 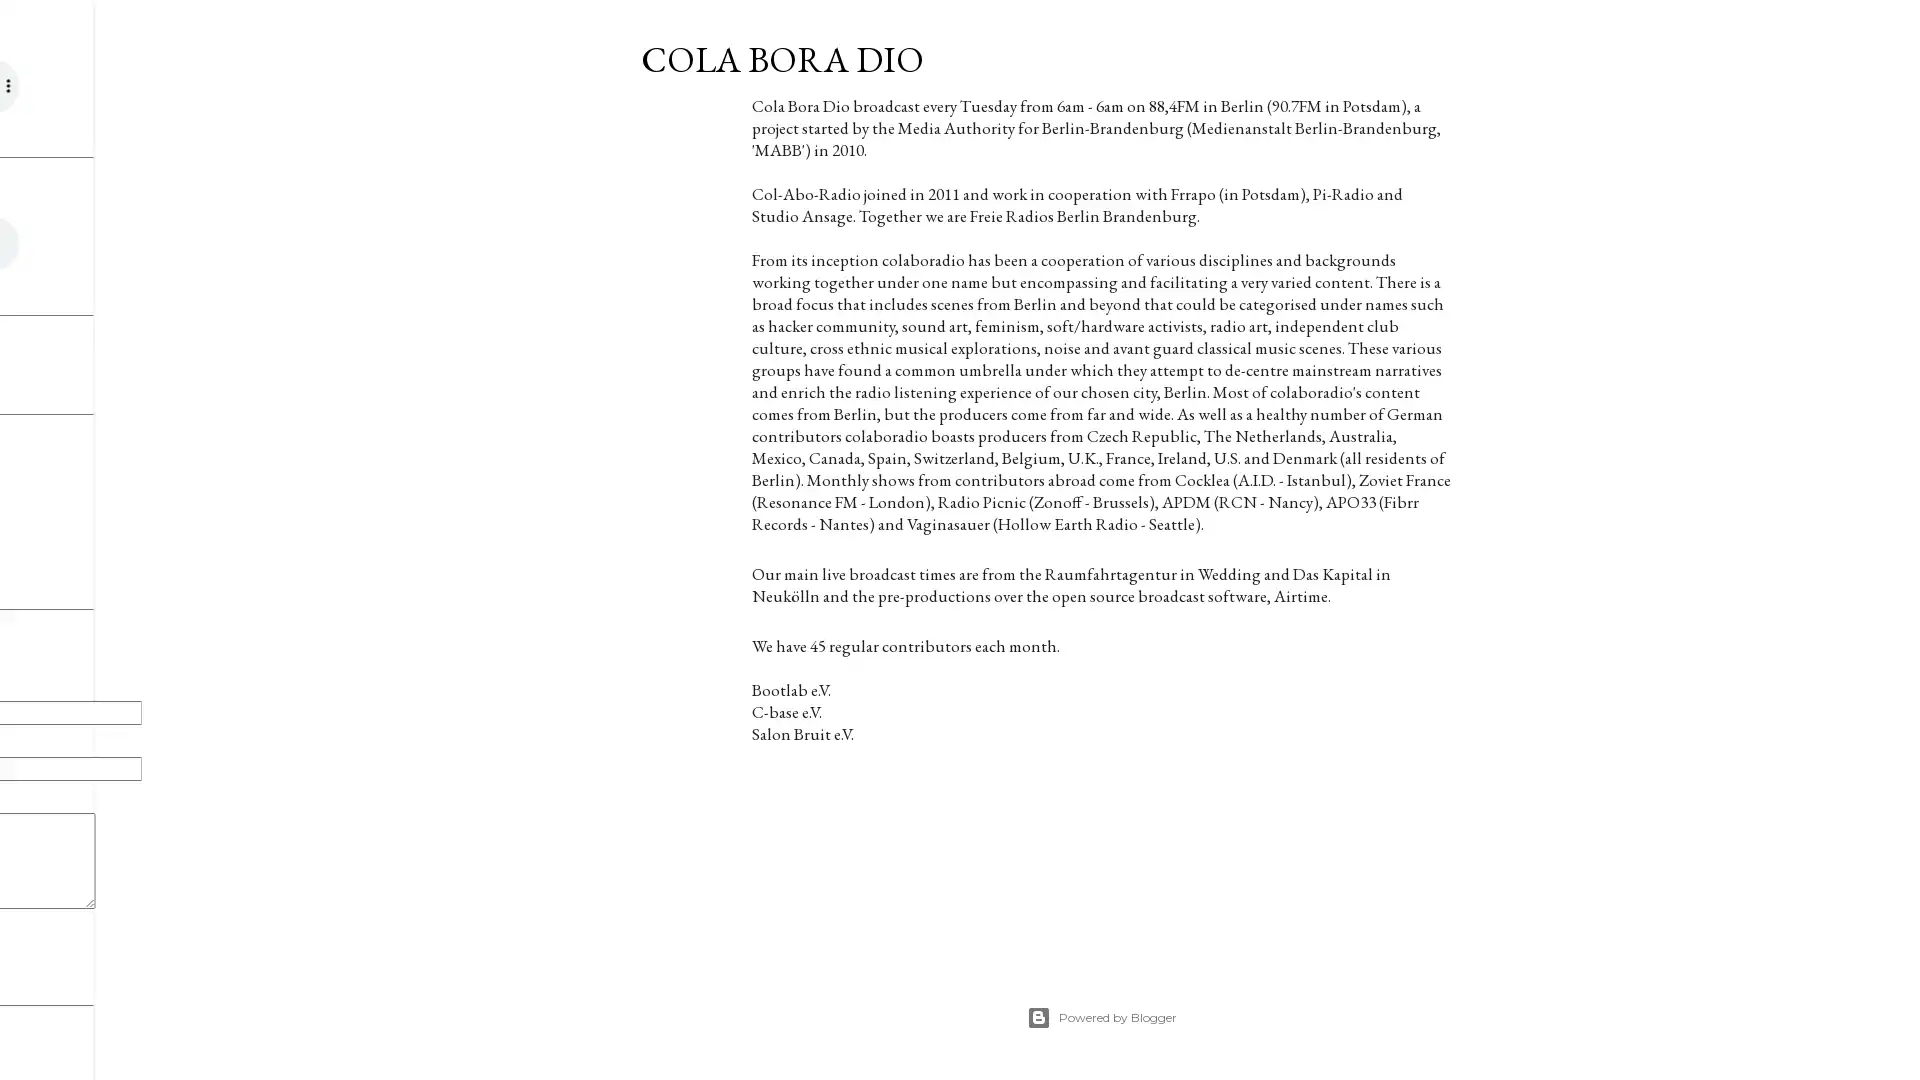 I want to click on play, so click(x=66, y=242).